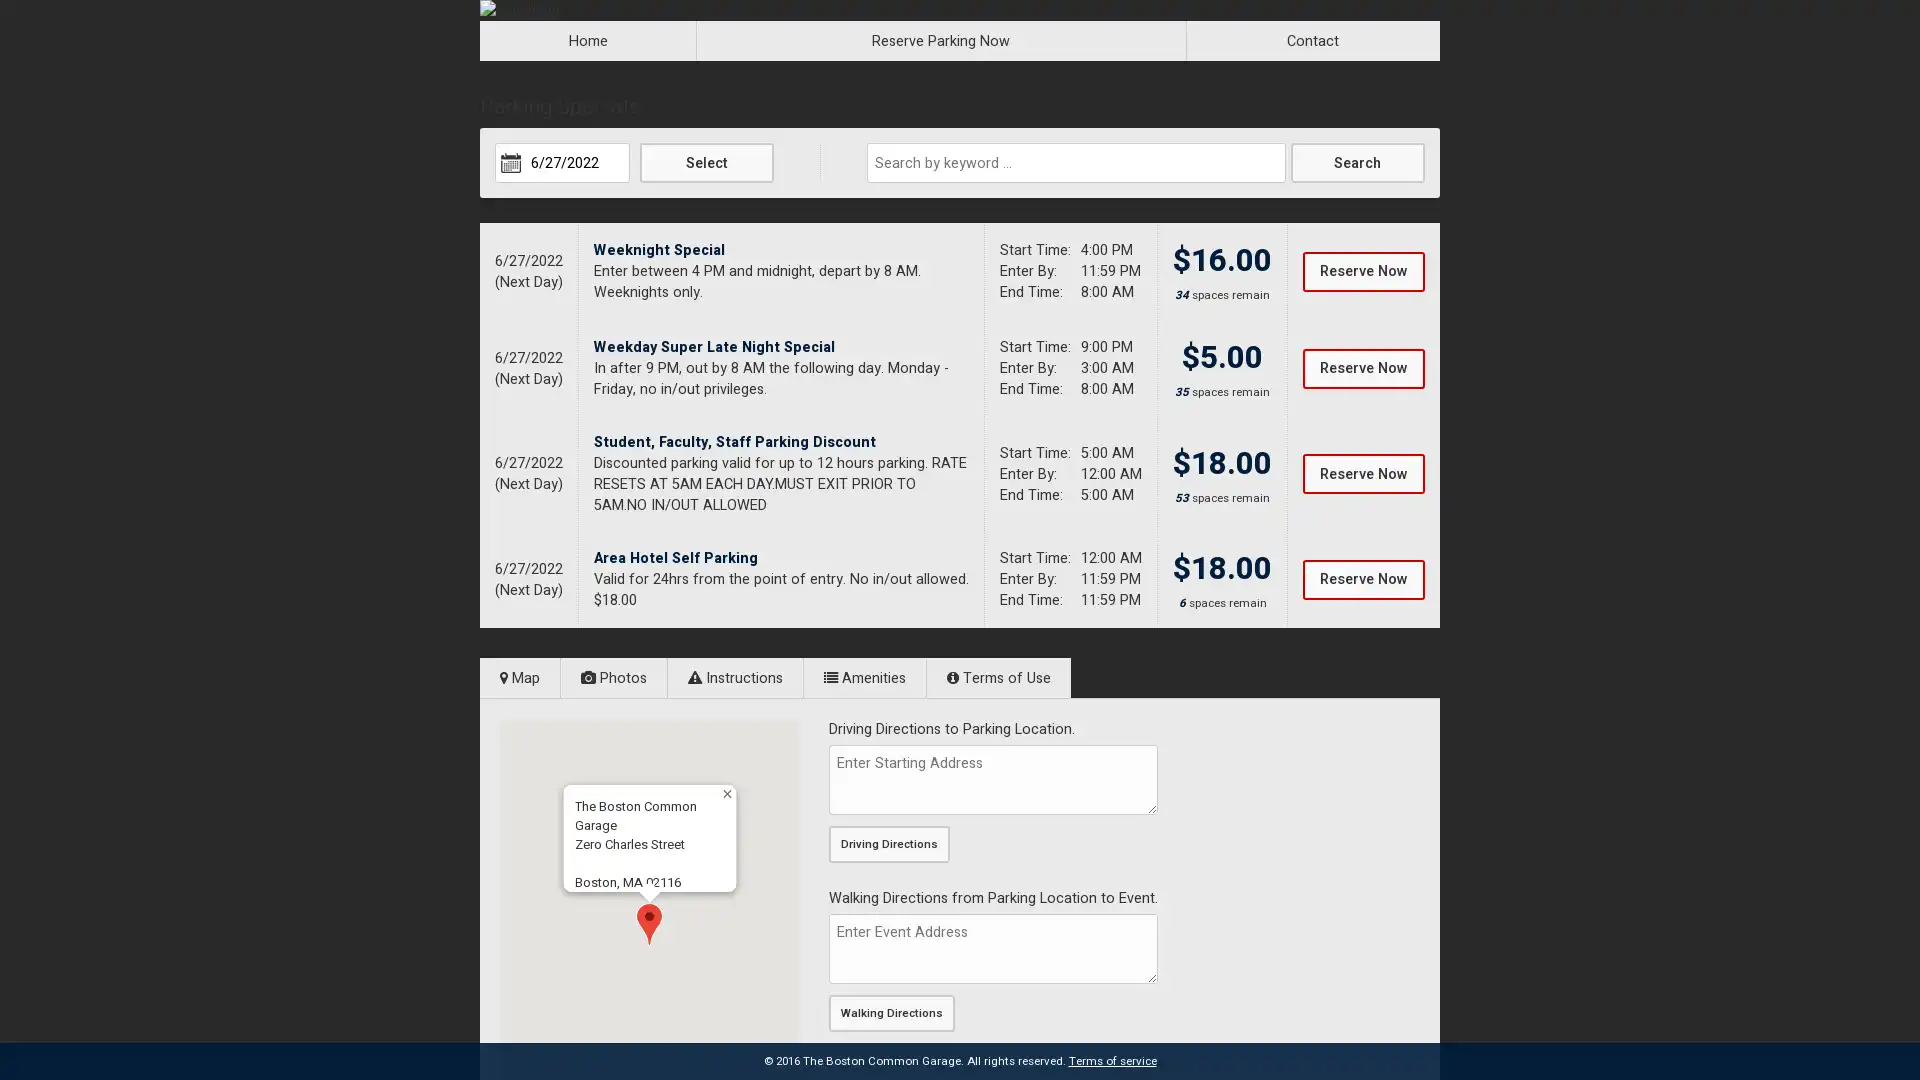  Describe the element at coordinates (888, 844) in the screenshot. I see `Driving Directions` at that location.